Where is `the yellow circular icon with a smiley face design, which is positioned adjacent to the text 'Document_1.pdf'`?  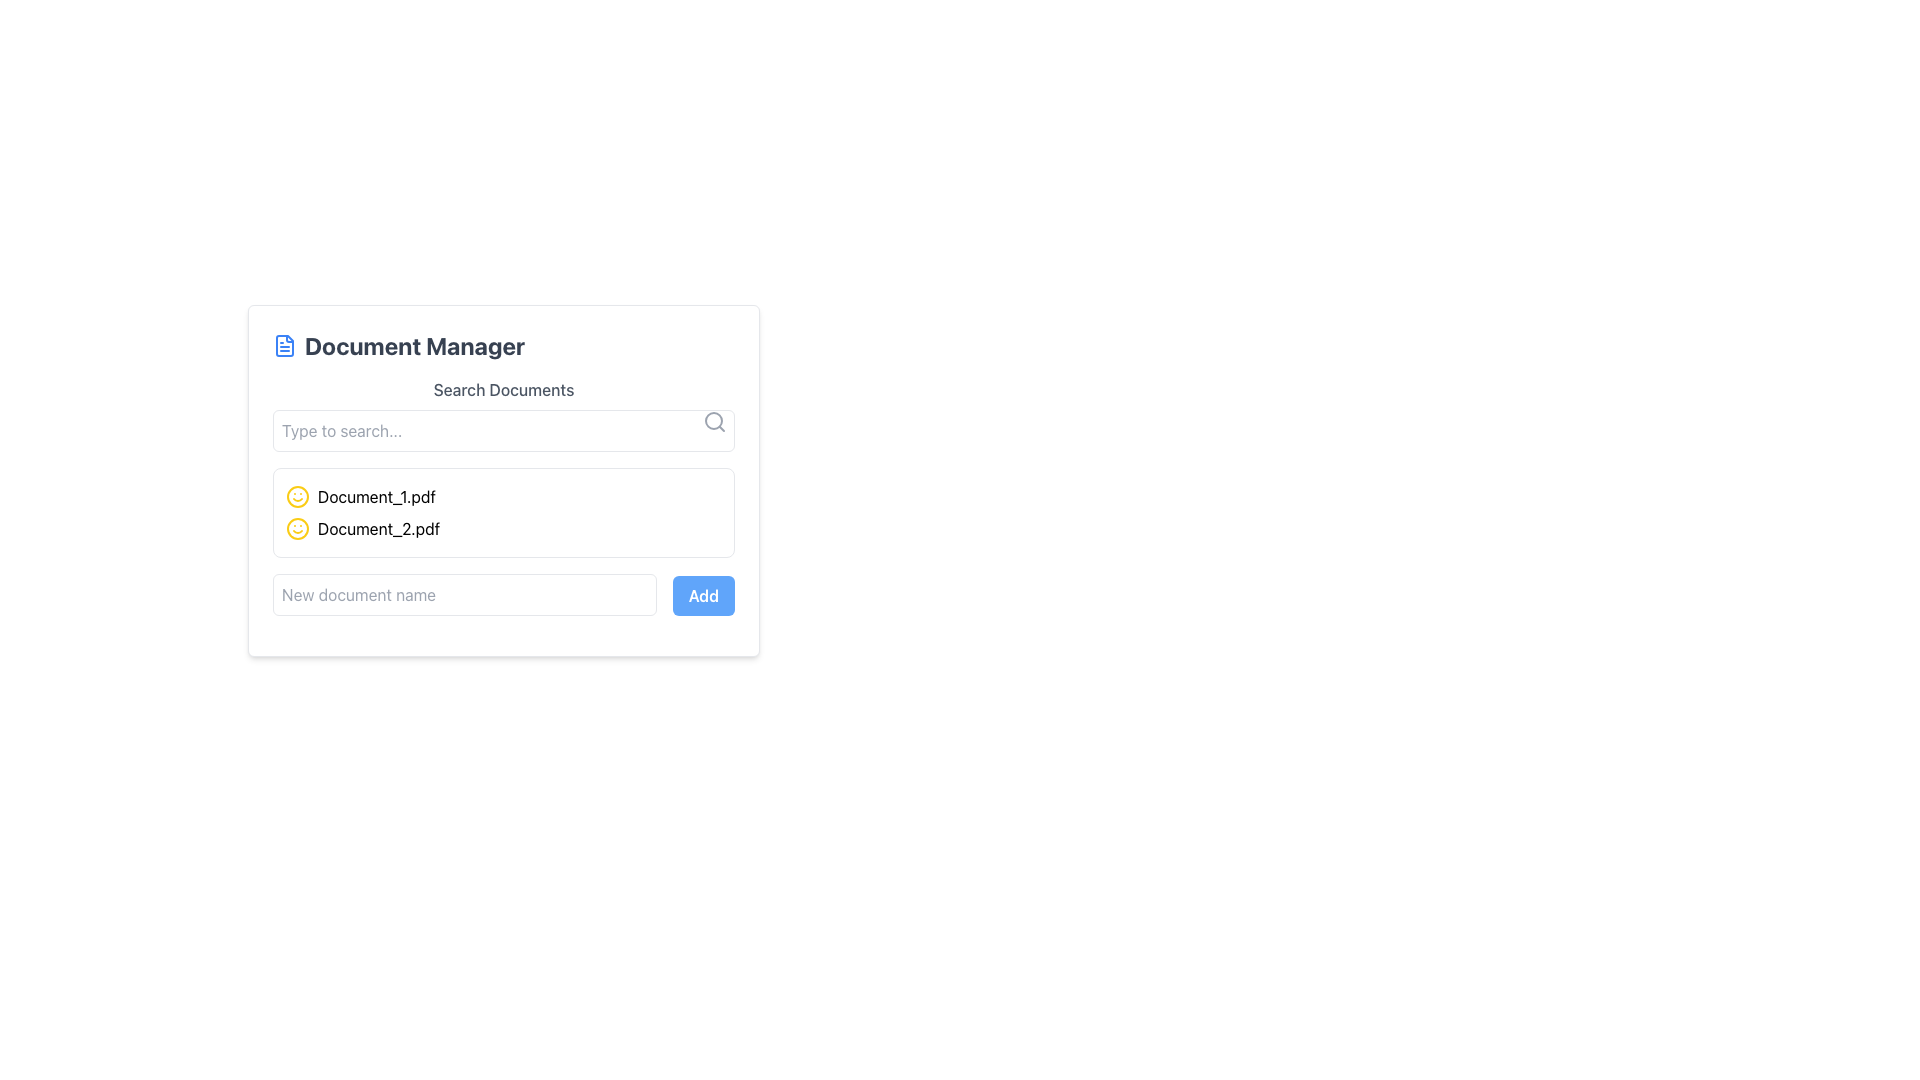 the yellow circular icon with a smiley face design, which is positioned adjacent to the text 'Document_1.pdf' is located at coordinates (296, 496).